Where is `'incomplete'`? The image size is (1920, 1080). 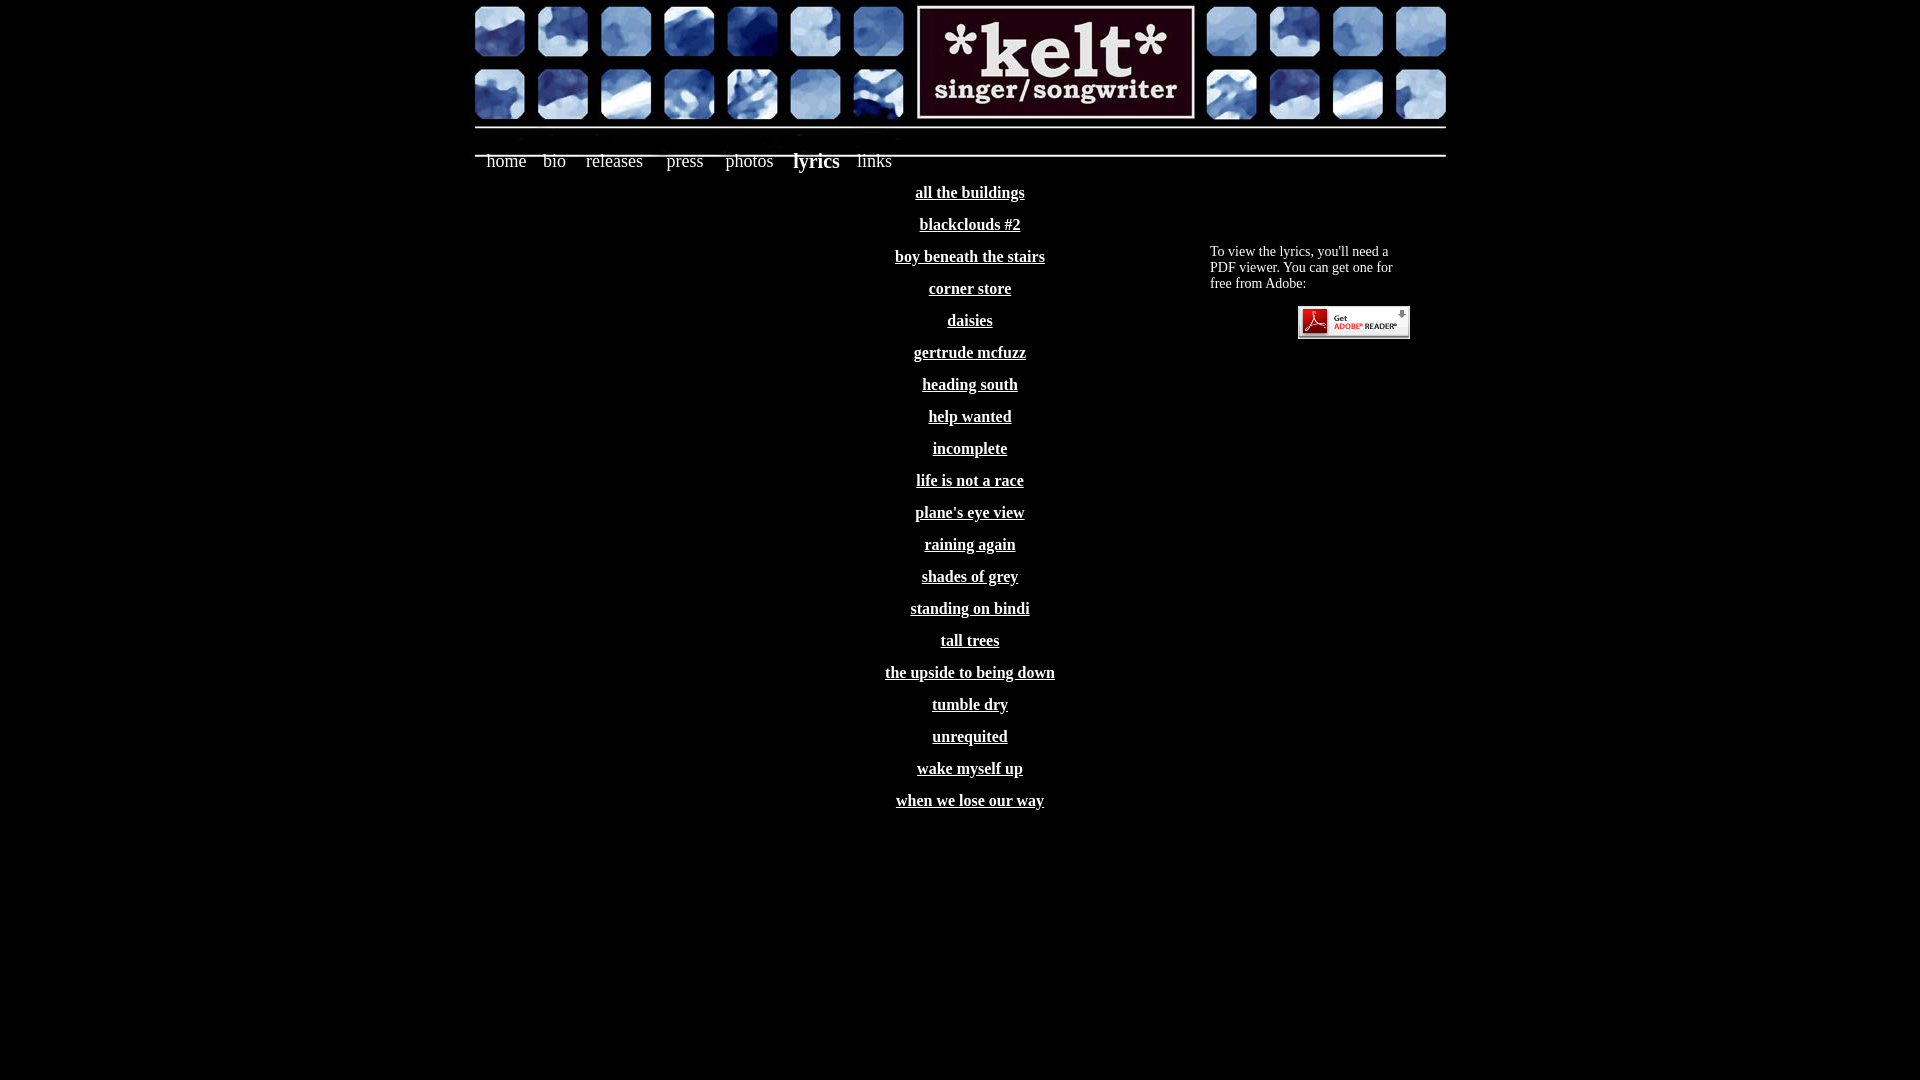 'incomplete' is located at coordinates (931, 447).